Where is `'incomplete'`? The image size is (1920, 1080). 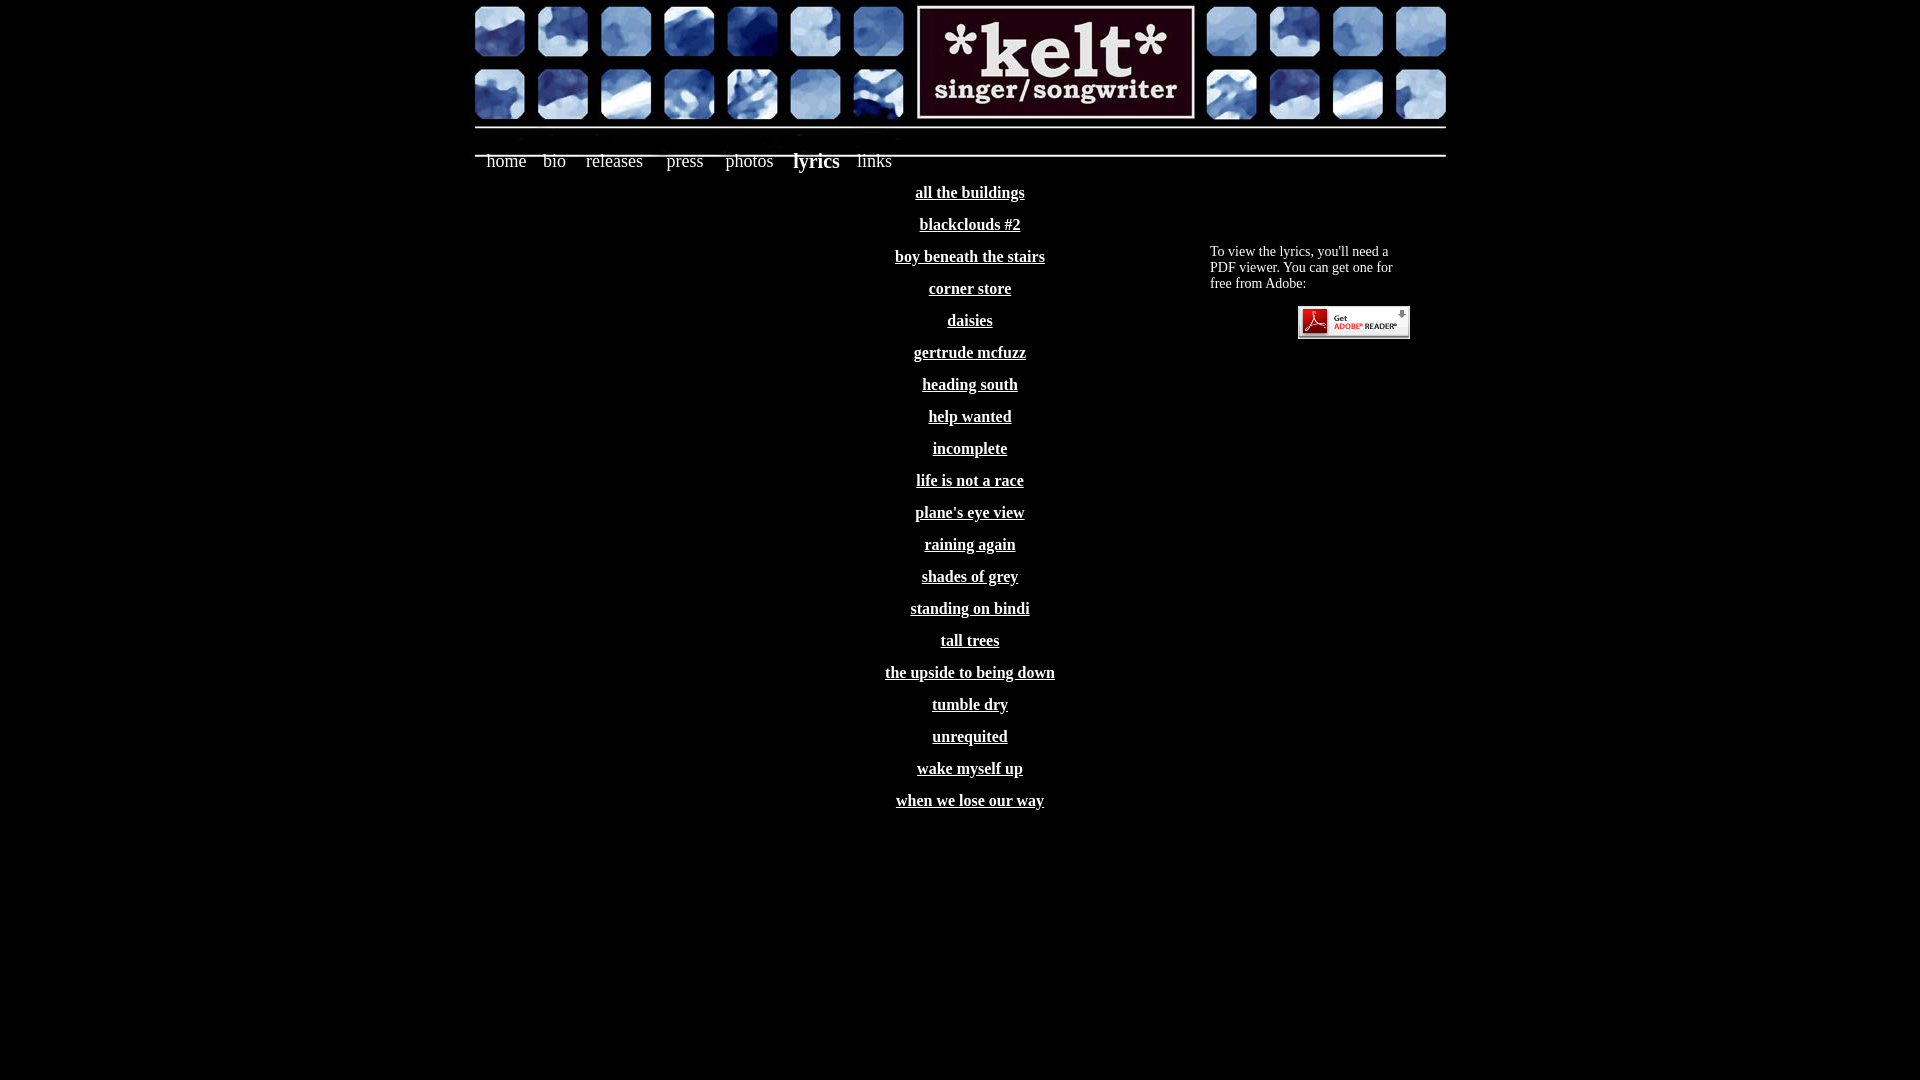 'incomplete' is located at coordinates (931, 447).